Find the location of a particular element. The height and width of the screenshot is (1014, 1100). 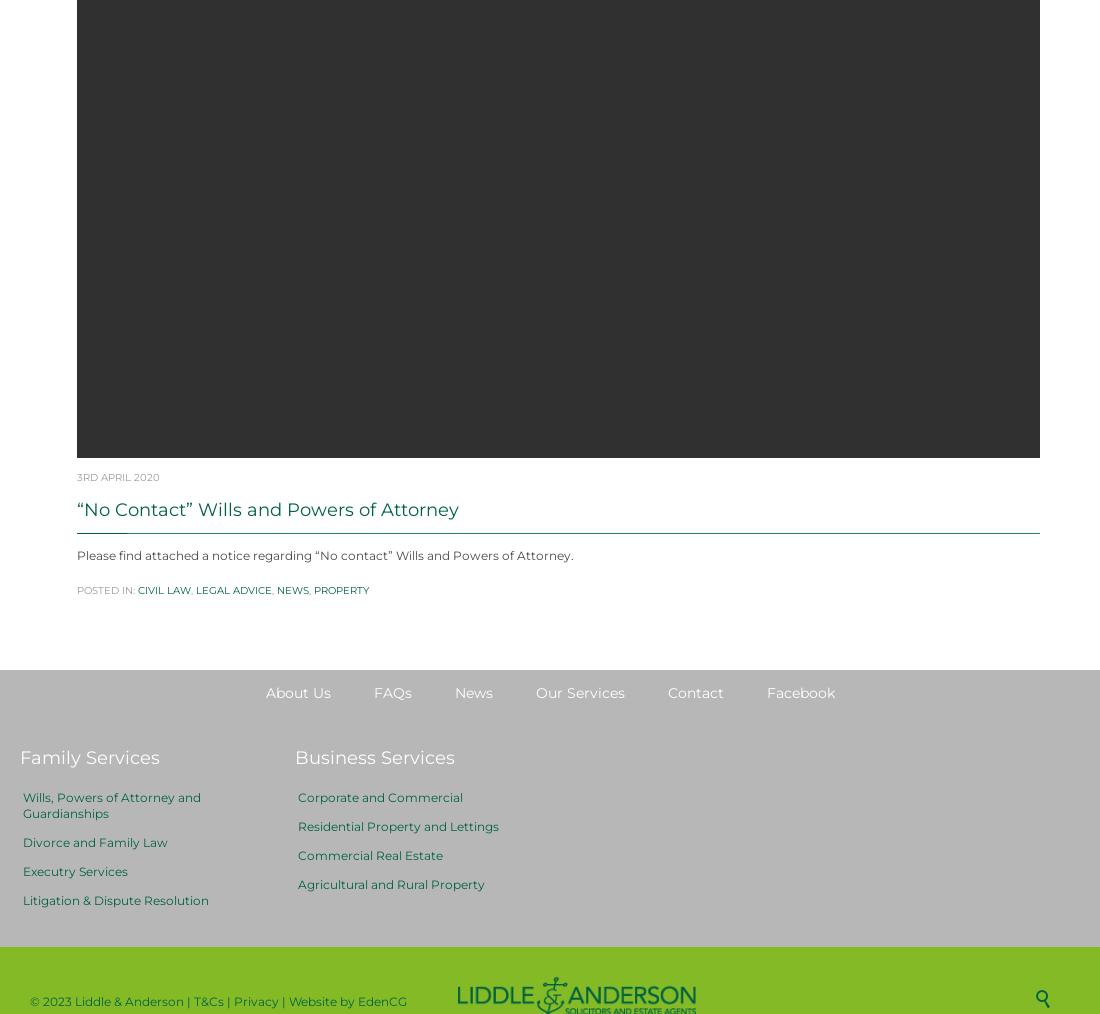

'Family Services' is located at coordinates (19, 806).